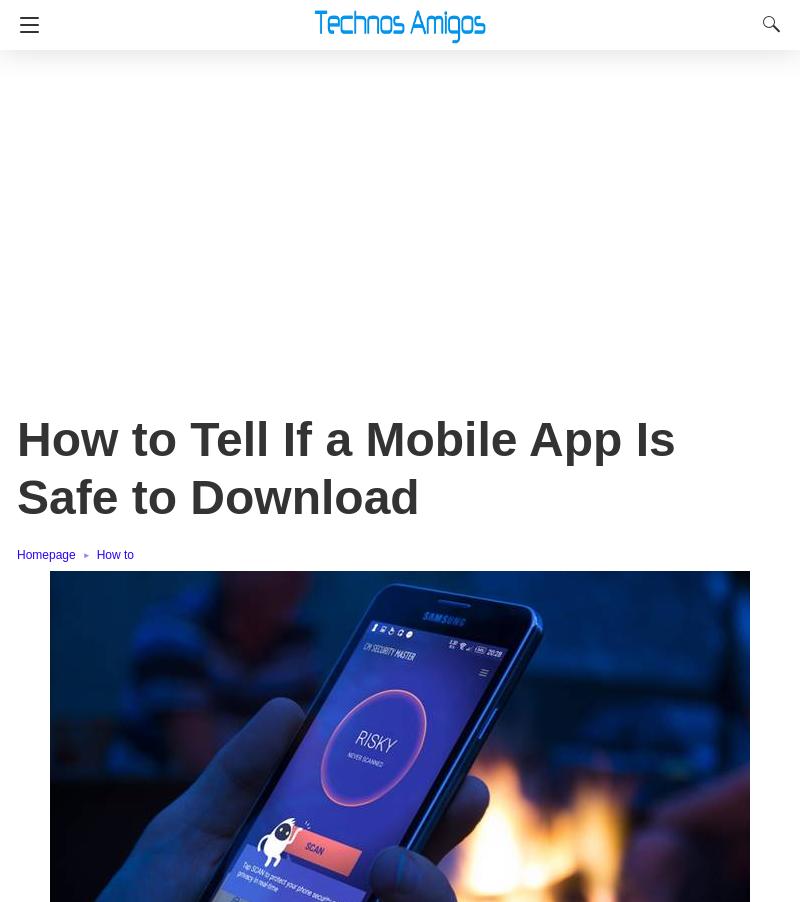 Image resolution: width=800 pixels, height=902 pixels. Describe the element at coordinates (174, 446) in the screenshot. I see `'Enabling location services'` at that location.